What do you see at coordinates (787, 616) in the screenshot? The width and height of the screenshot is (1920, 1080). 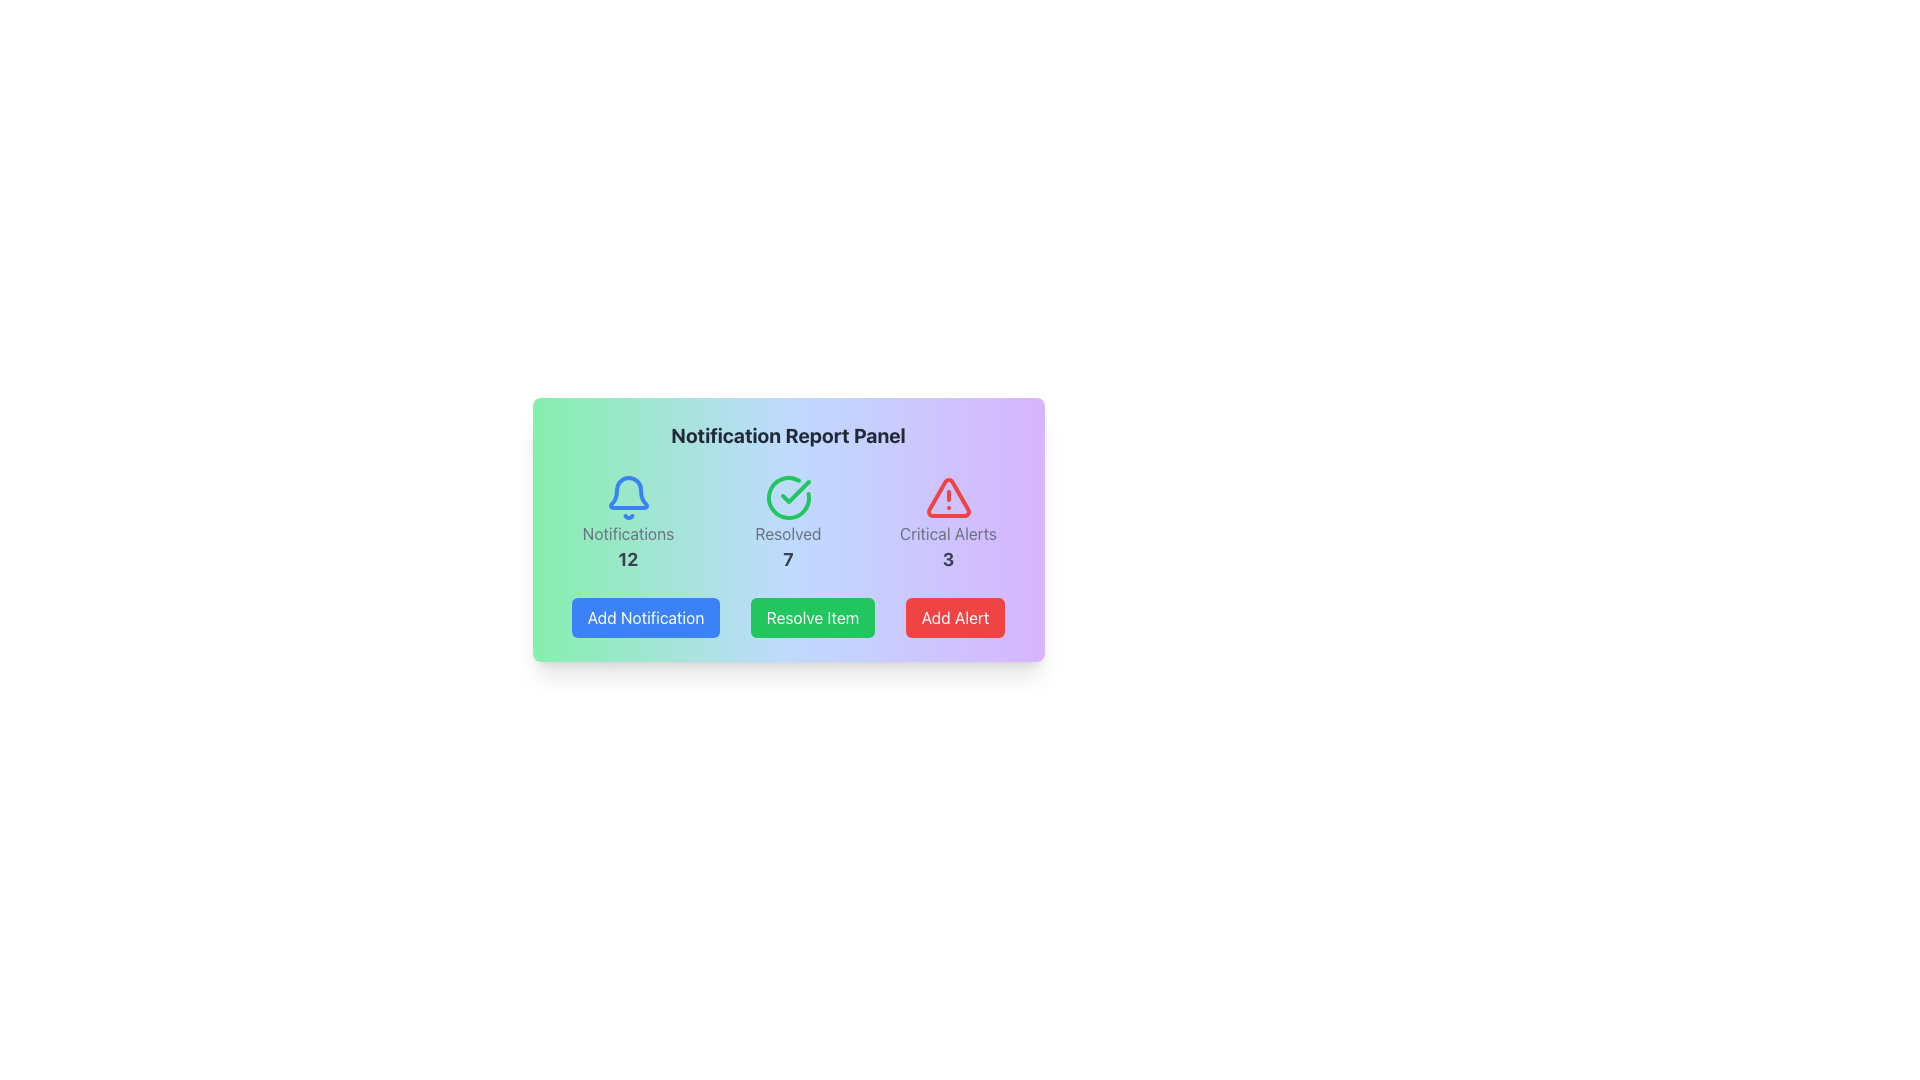 I see `the green 'Resolve Item' button` at bounding box center [787, 616].